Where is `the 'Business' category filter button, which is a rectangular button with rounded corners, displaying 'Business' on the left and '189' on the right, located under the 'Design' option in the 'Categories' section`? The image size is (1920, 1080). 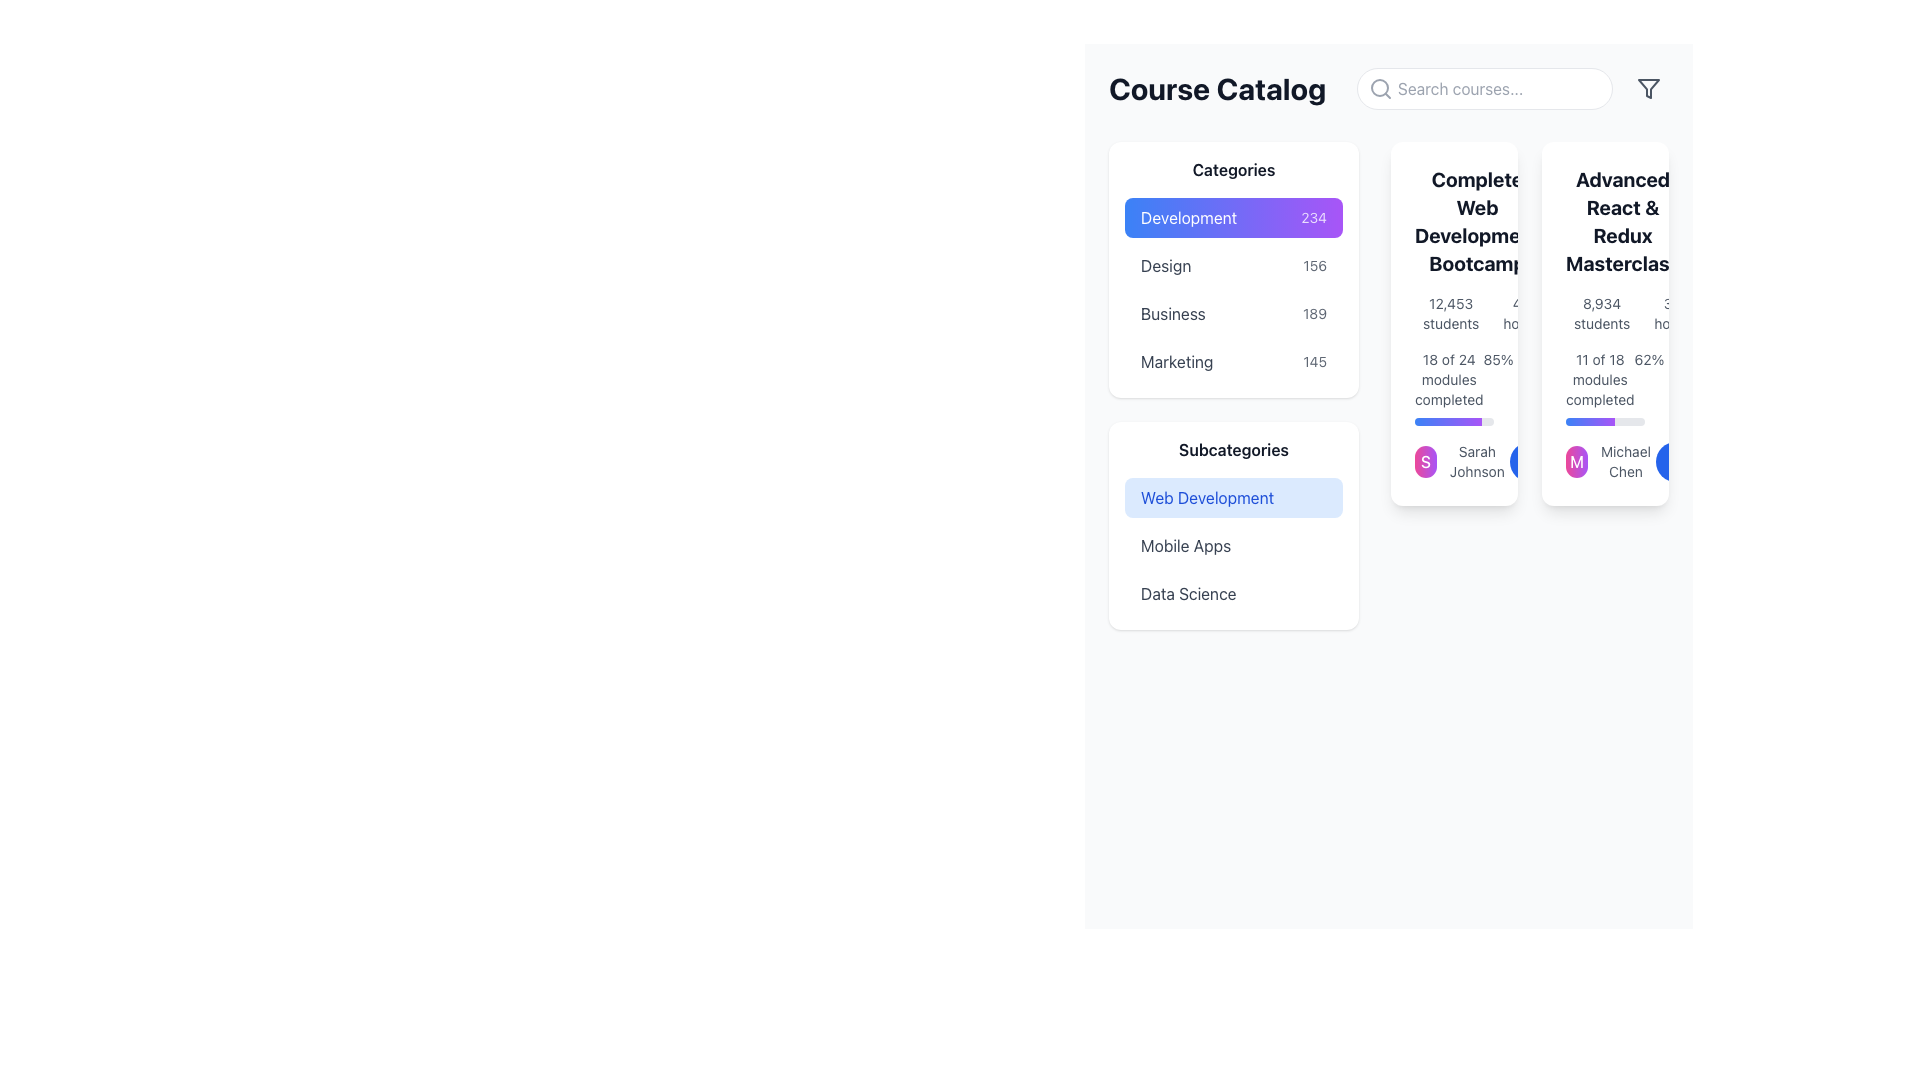
the 'Business' category filter button, which is a rectangular button with rounded corners, displaying 'Business' on the left and '189' on the right, located under the 'Design' option in the 'Categories' section is located at coordinates (1232, 313).